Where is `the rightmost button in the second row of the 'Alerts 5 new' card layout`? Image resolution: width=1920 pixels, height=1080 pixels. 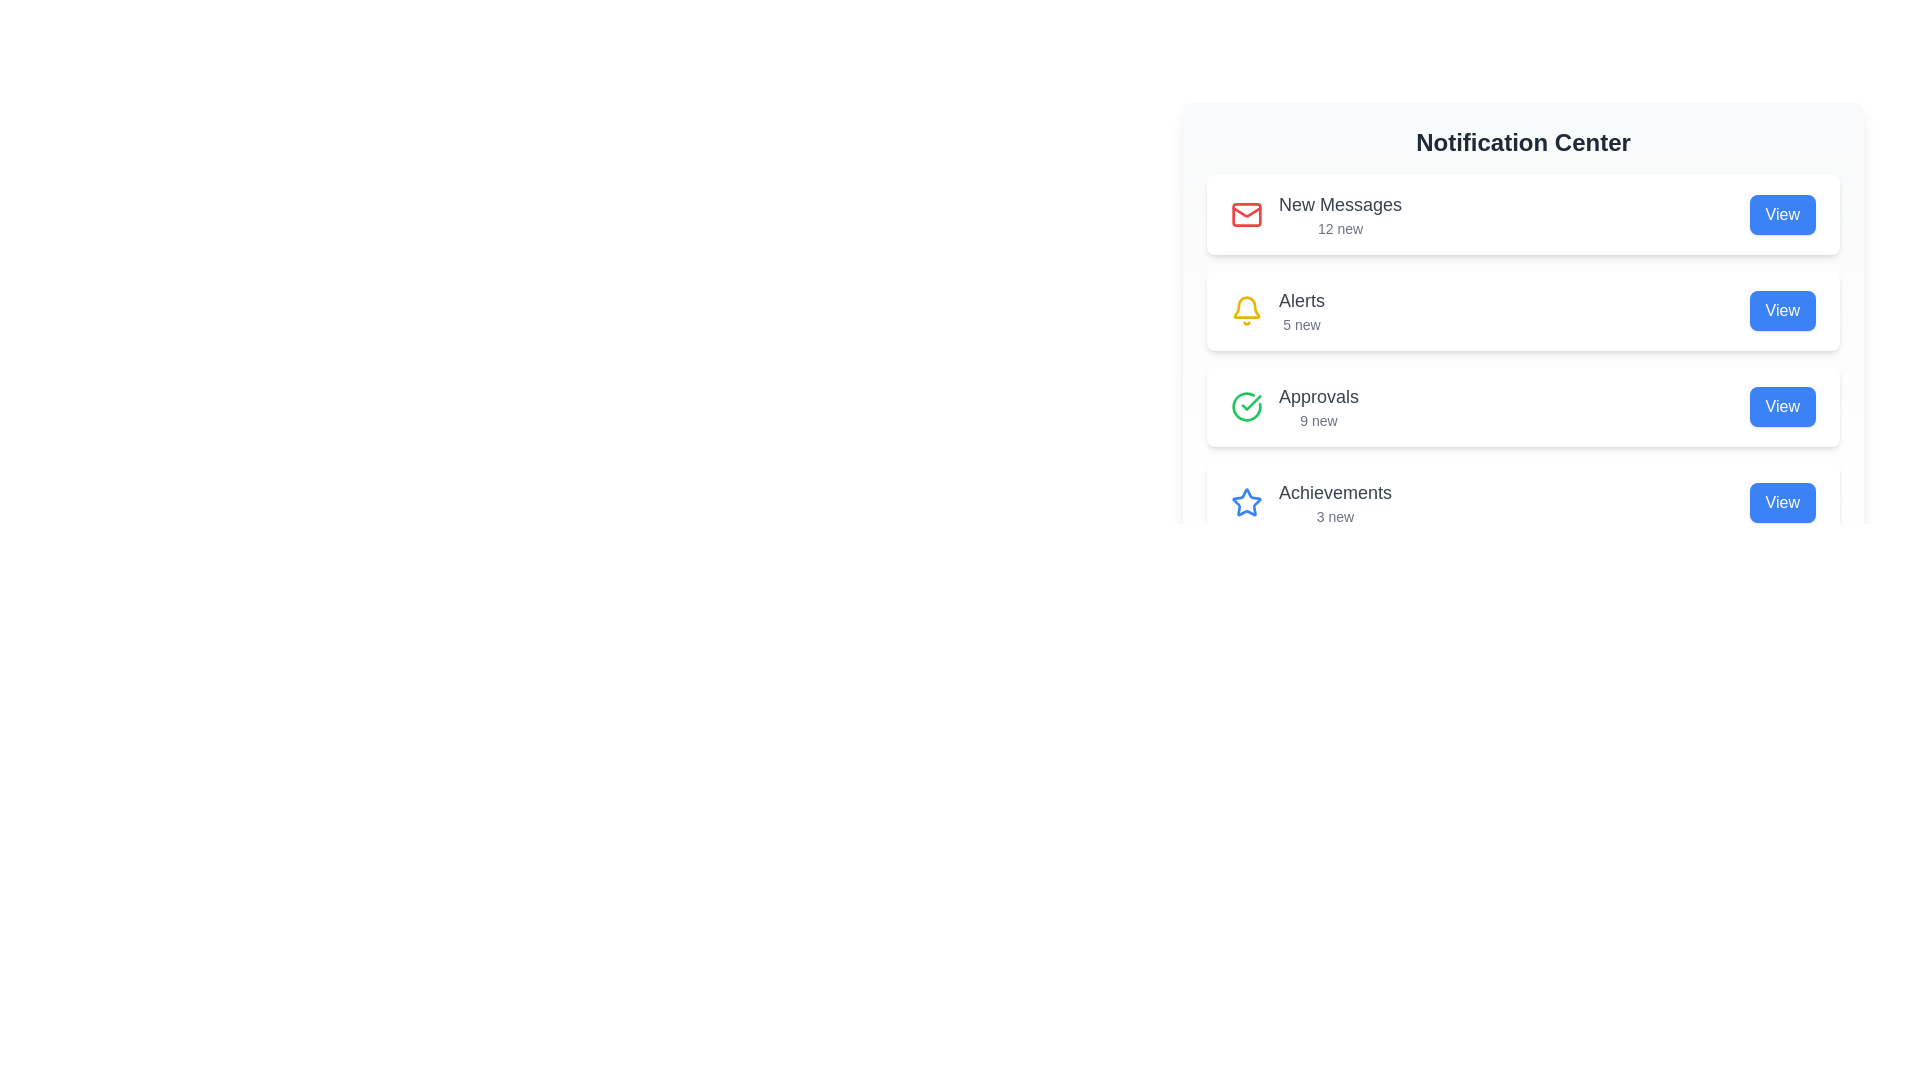
the rightmost button in the second row of the 'Alerts 5 new' card layout is located at coordinates (1782, 311).